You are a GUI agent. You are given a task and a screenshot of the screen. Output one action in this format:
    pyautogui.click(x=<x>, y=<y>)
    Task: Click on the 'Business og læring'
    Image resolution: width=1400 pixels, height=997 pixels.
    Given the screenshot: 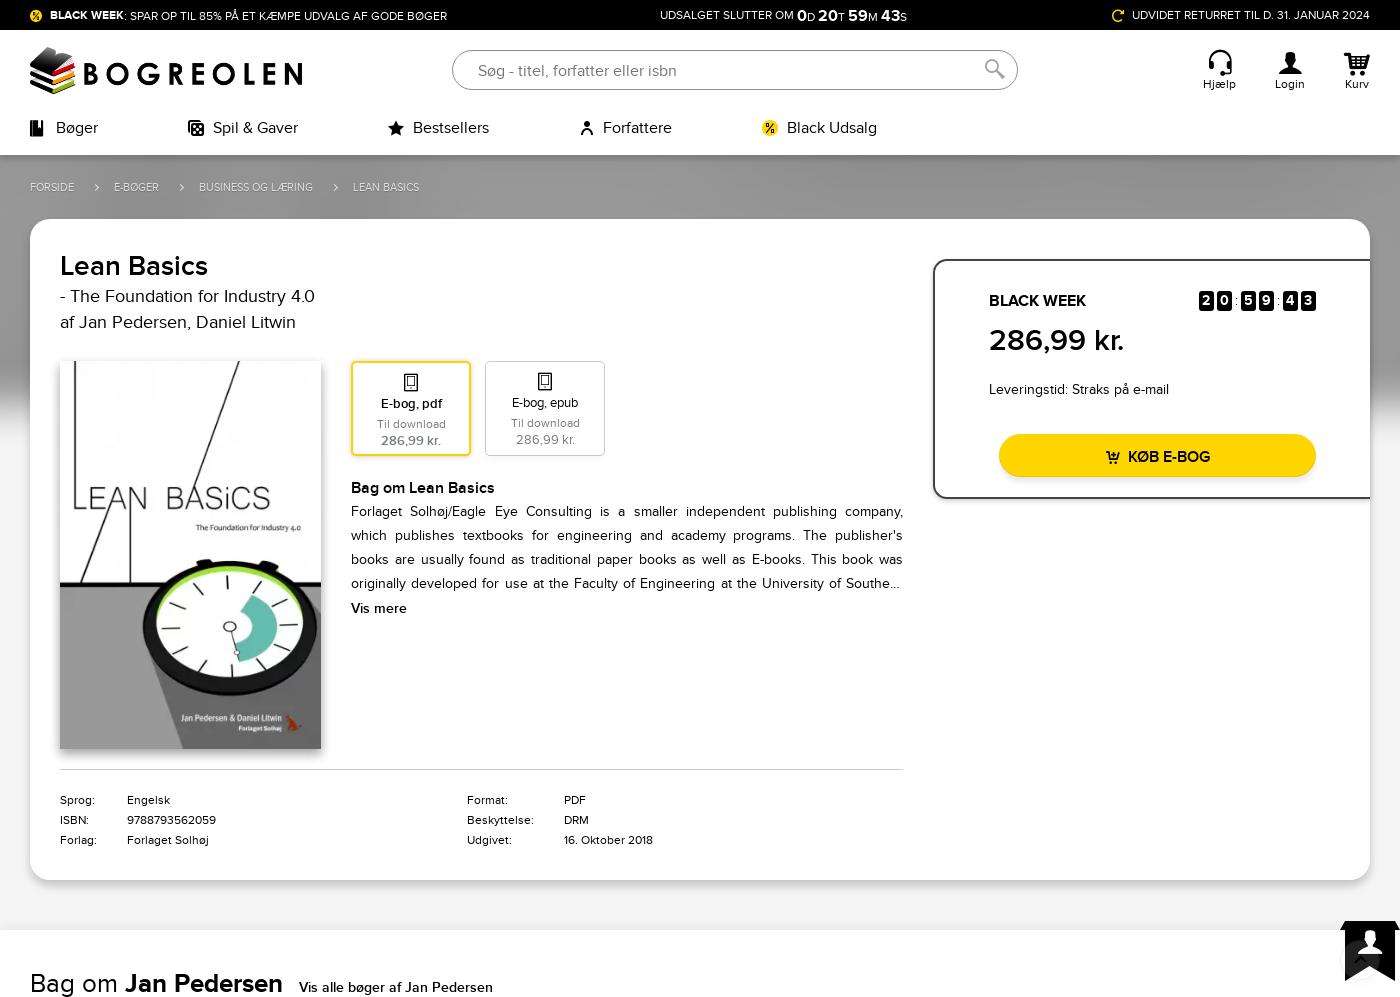 What is the action you would take?
    pyautogui.click(x=256, y=187)
    